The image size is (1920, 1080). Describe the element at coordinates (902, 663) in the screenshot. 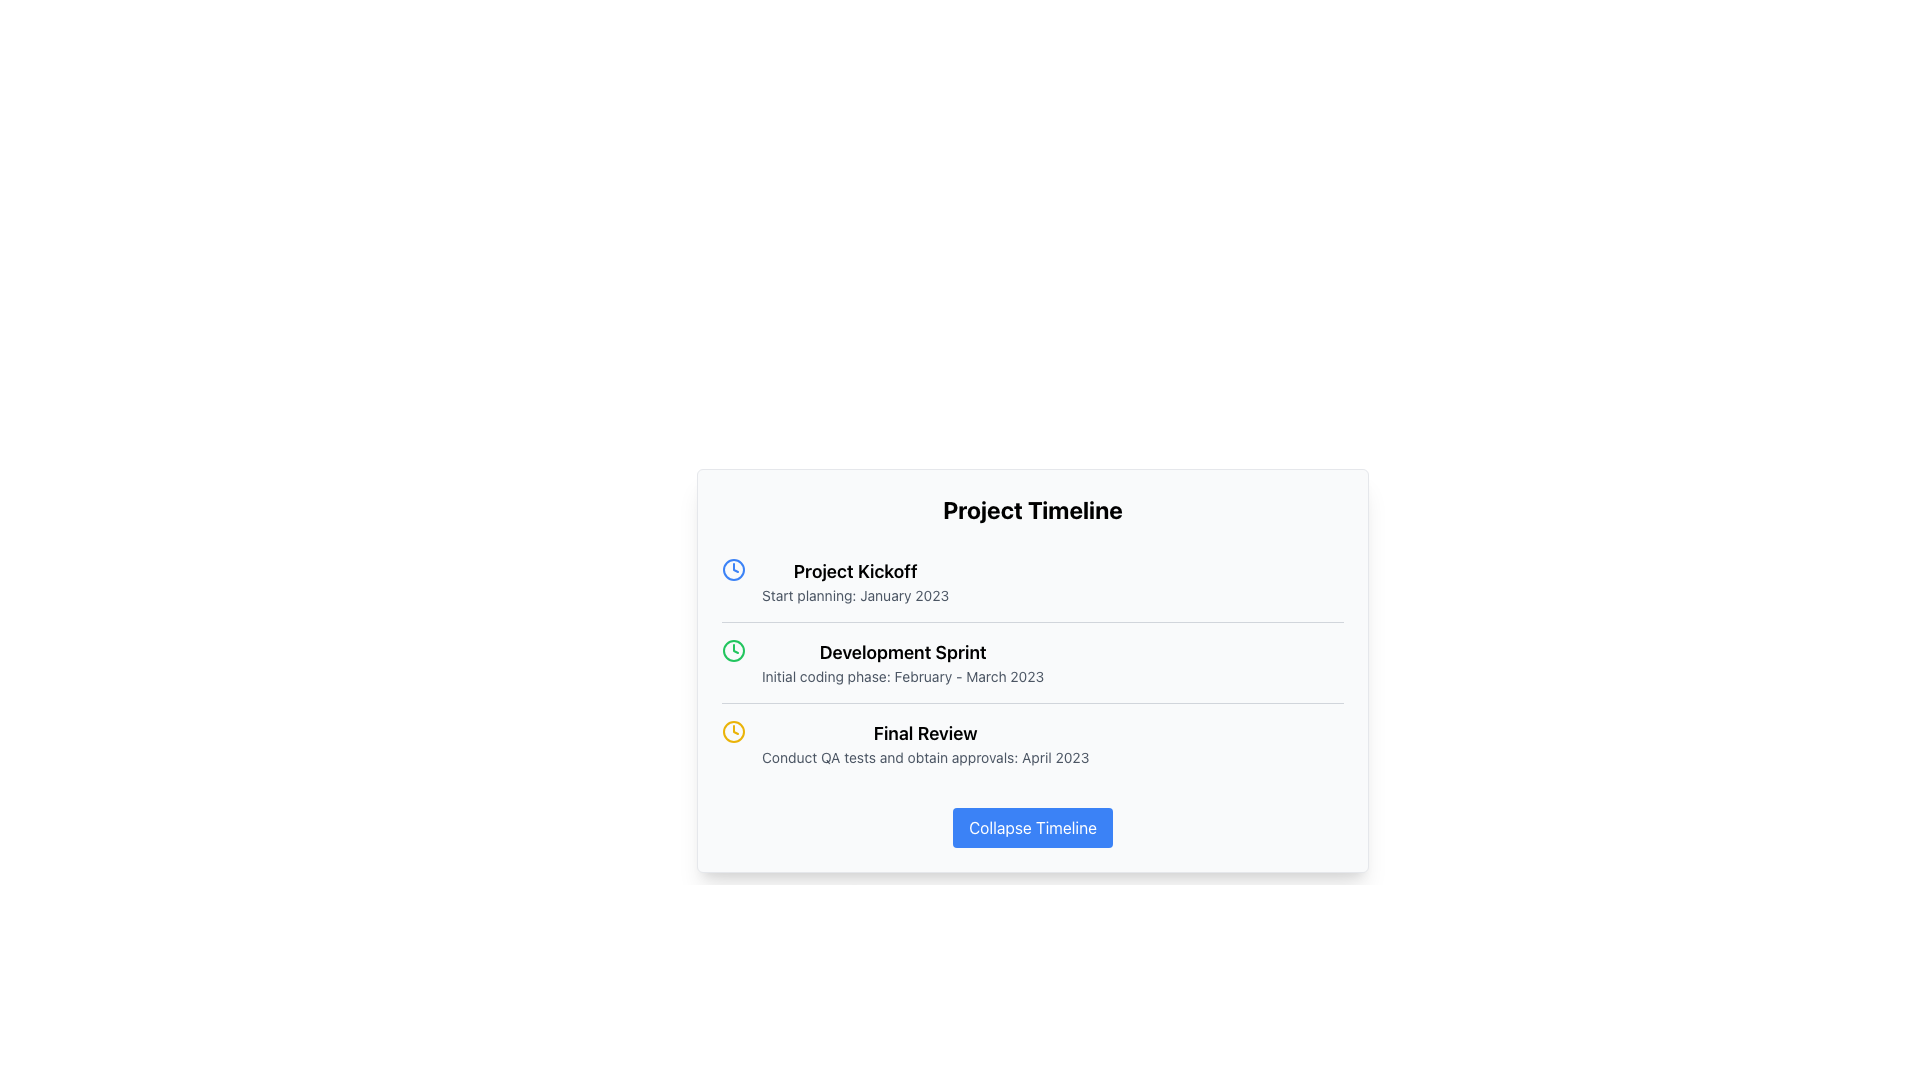

I see `text displayed in the 'Development Sprint' title and its subtitle 'Initial coding phase: February - March 2023' which is the second item in the vertical timeline layout` at that location.